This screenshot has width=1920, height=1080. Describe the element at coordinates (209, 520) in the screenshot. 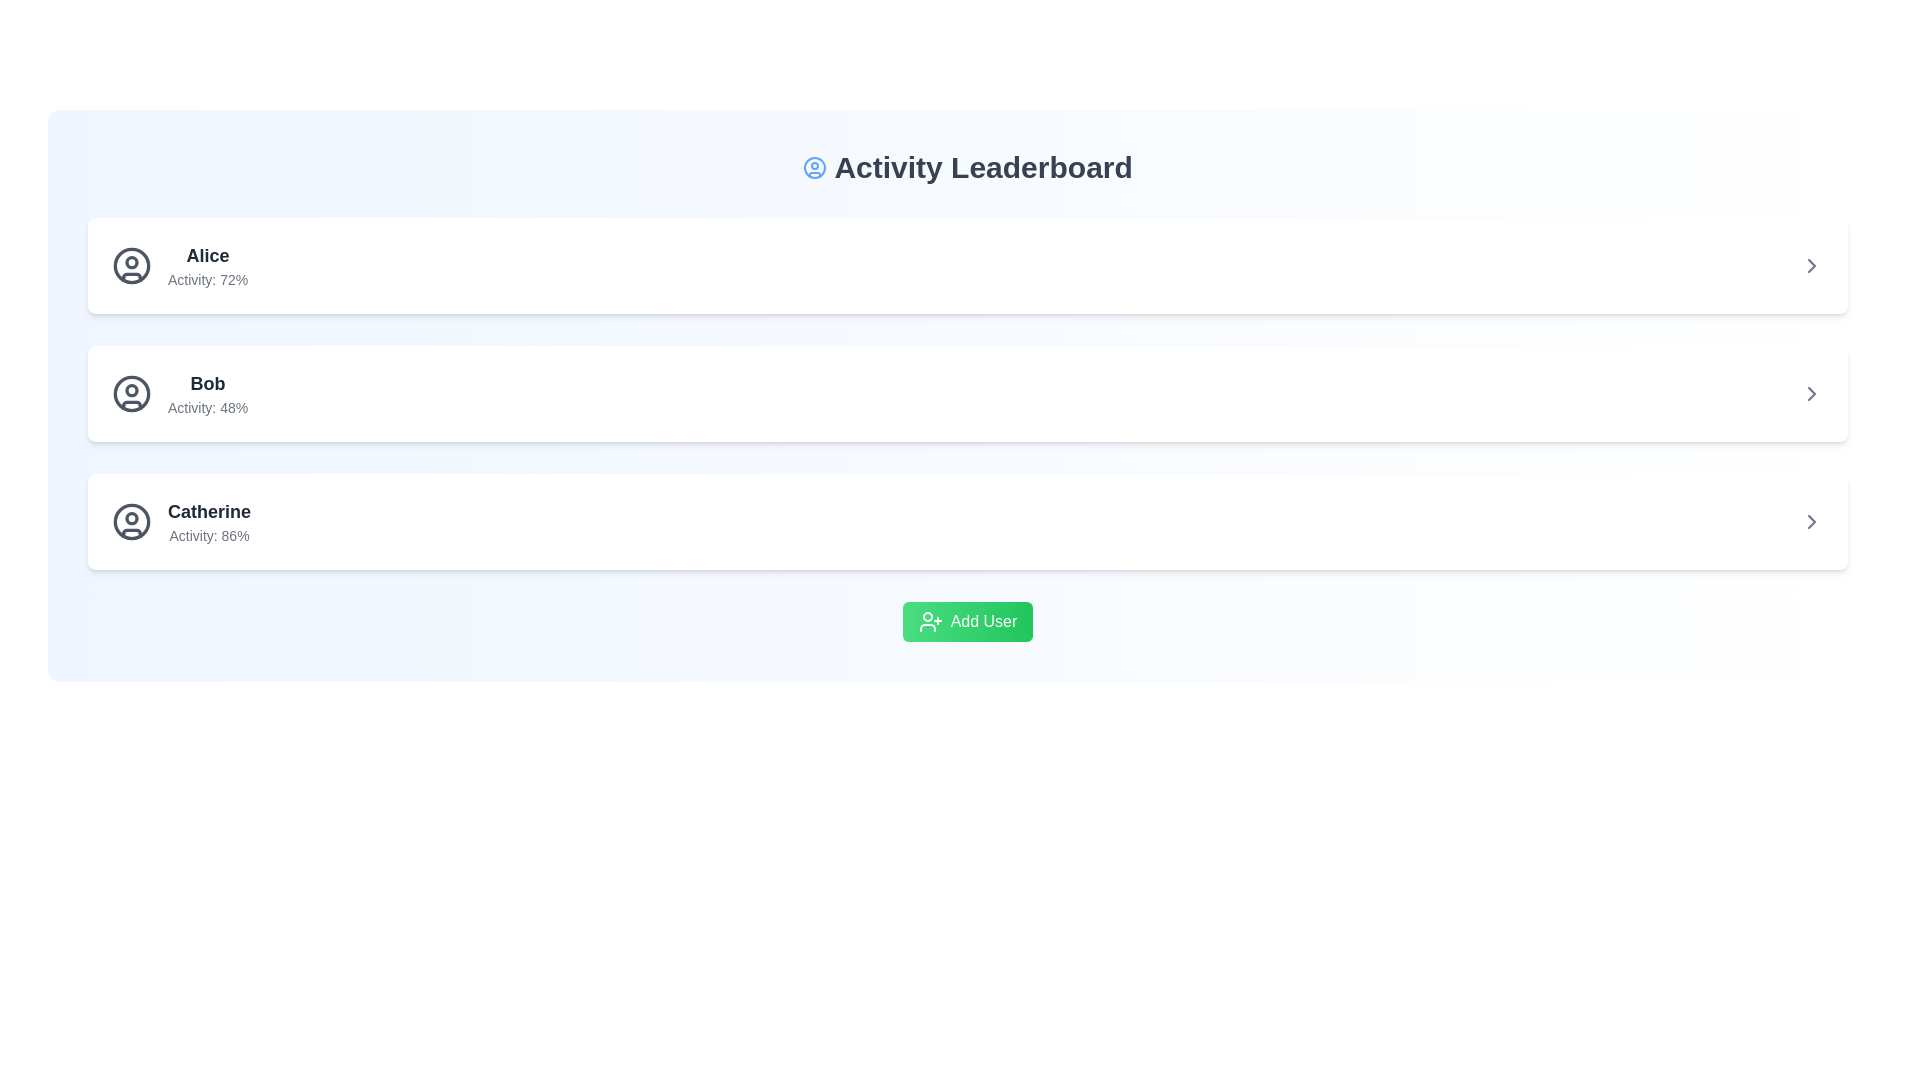

I see `the text label displaying the user name 'Catherine' and their activity percentage '86%'` at that location.